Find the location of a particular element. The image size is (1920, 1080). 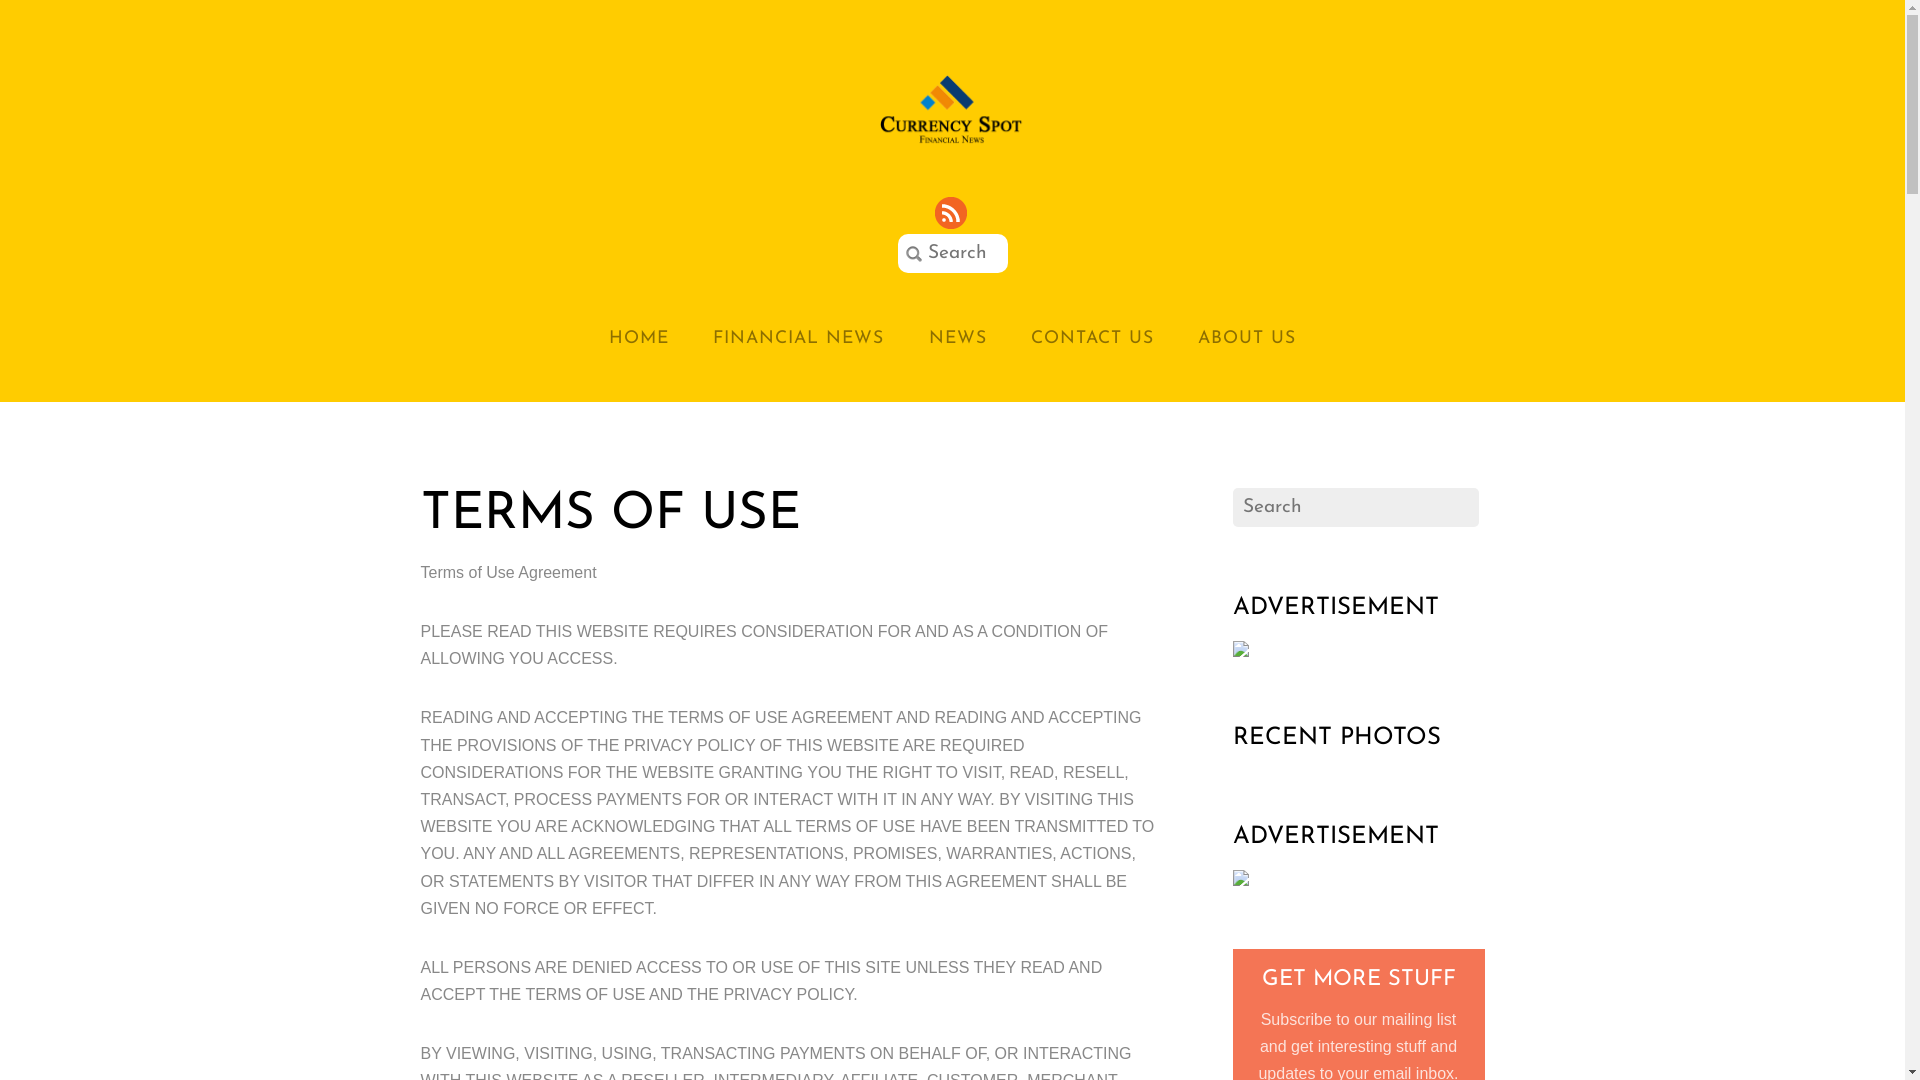

'NEWS' is located at coordinates (955, 336).